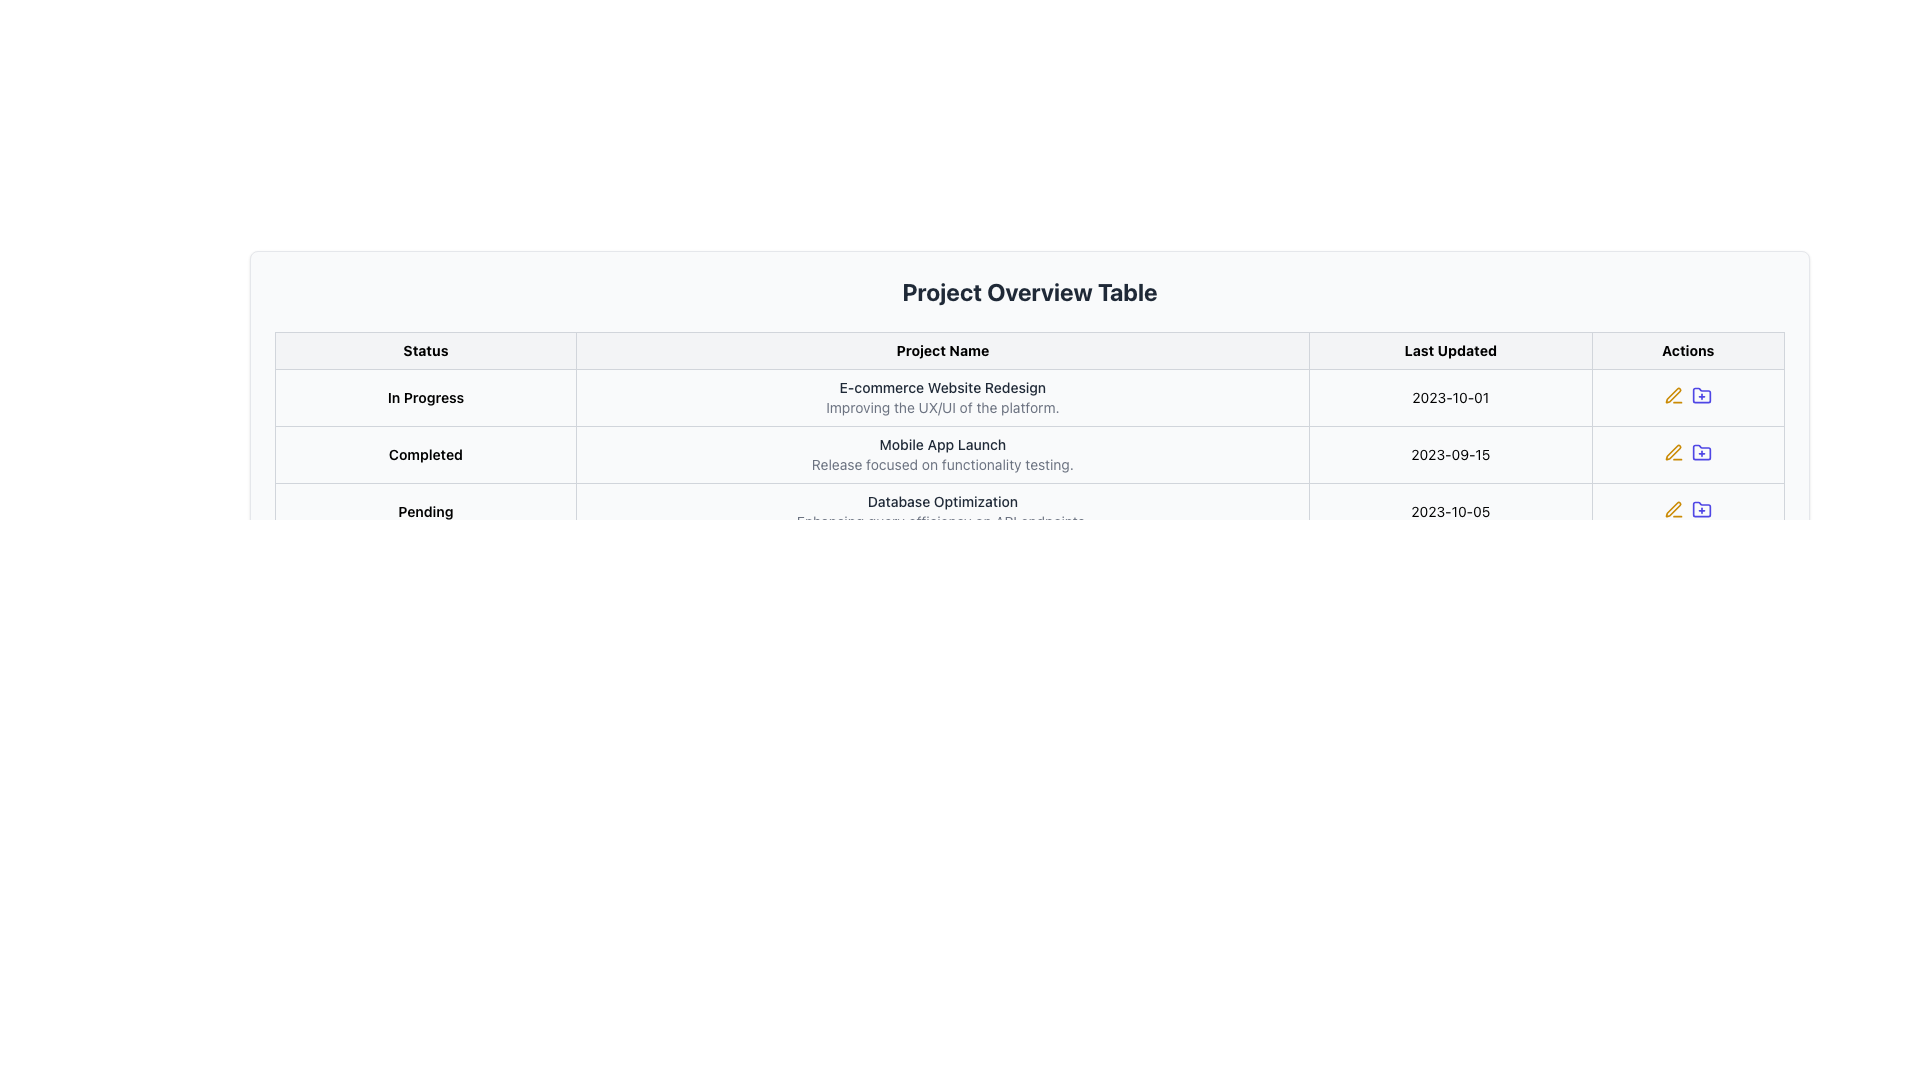  Describe the element at coordinates (941, 407) in the screenshot. I see `the Text Display element that provides additional information about the 'E-commerce Website Redesign', located below the project name in the 'Project Name' column of the table` at that location.